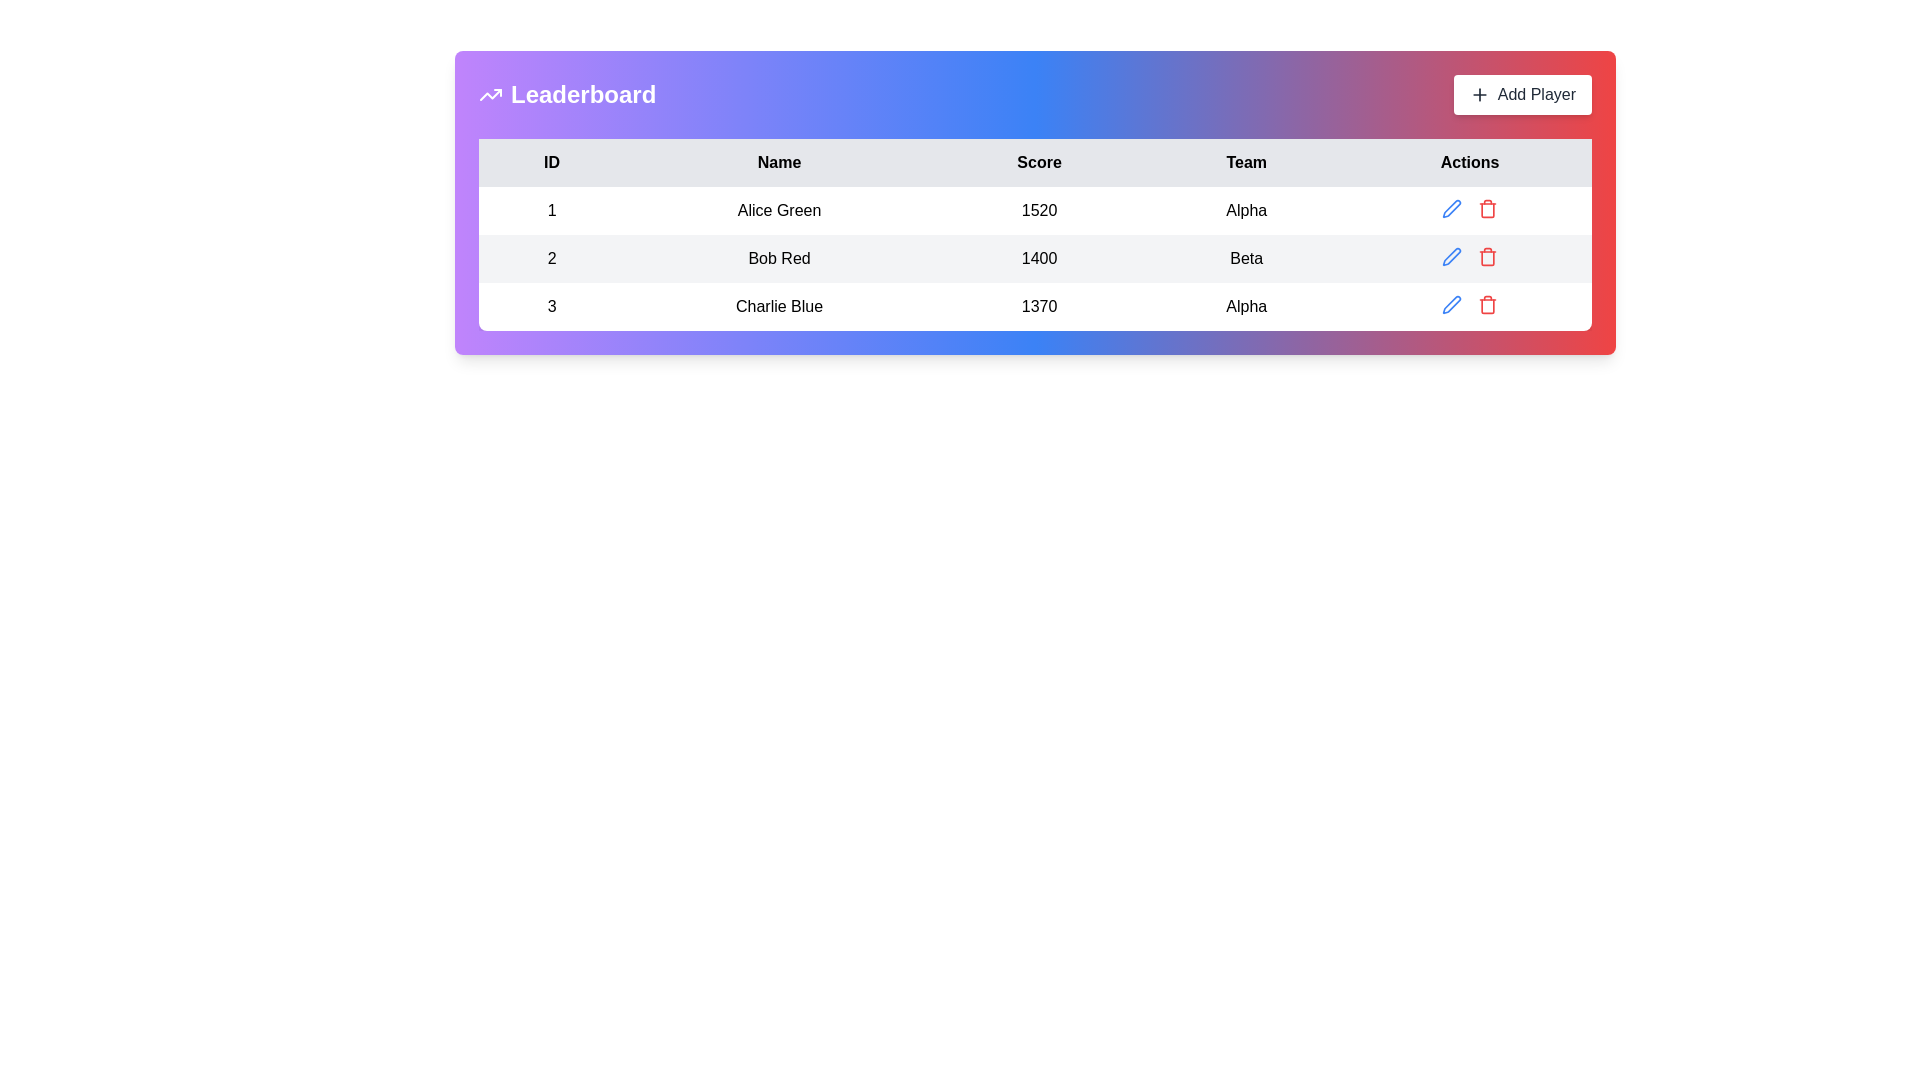 The width and height of the screenshot is (1920, 1080). Describe the element at coordinates (490, 95) in the screenshot. I see `the trending icon located in the header section of the 'Leaderboard' panel, positioned to the left of the 'Leaderboard' text` at that location.